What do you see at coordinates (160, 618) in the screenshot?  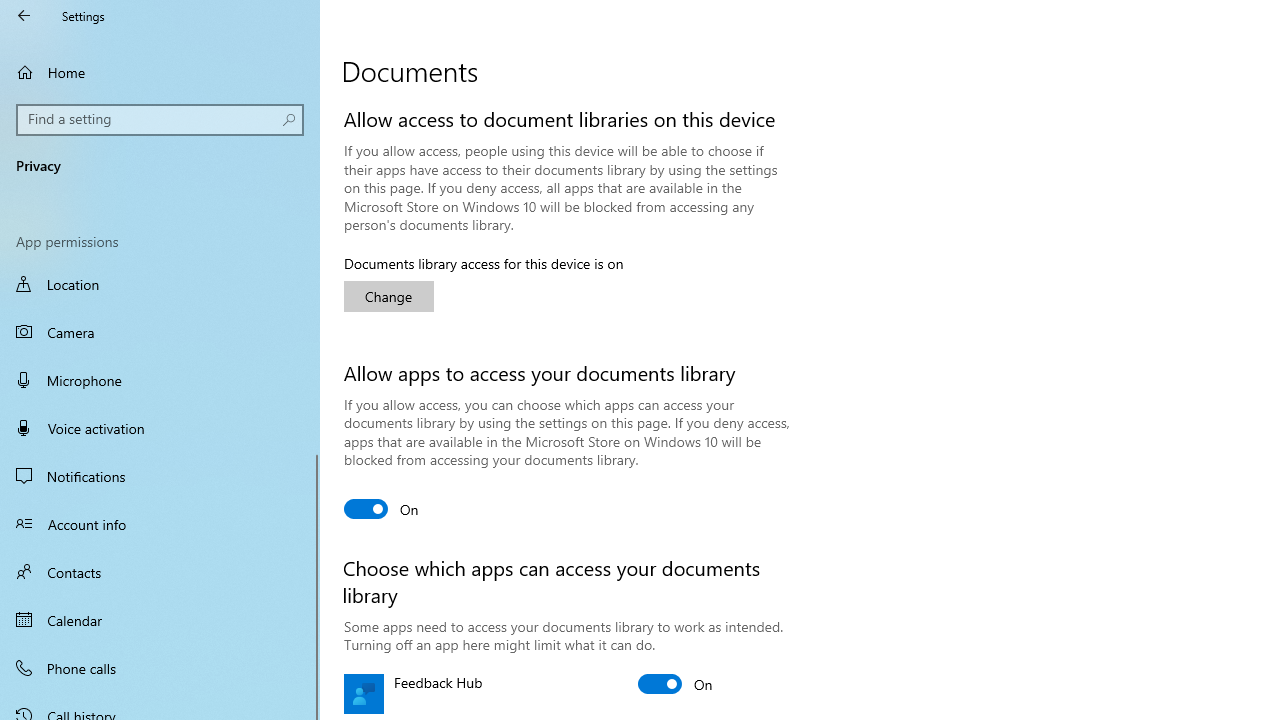 I see `'Calendar'` at bounding box center [160, 618].